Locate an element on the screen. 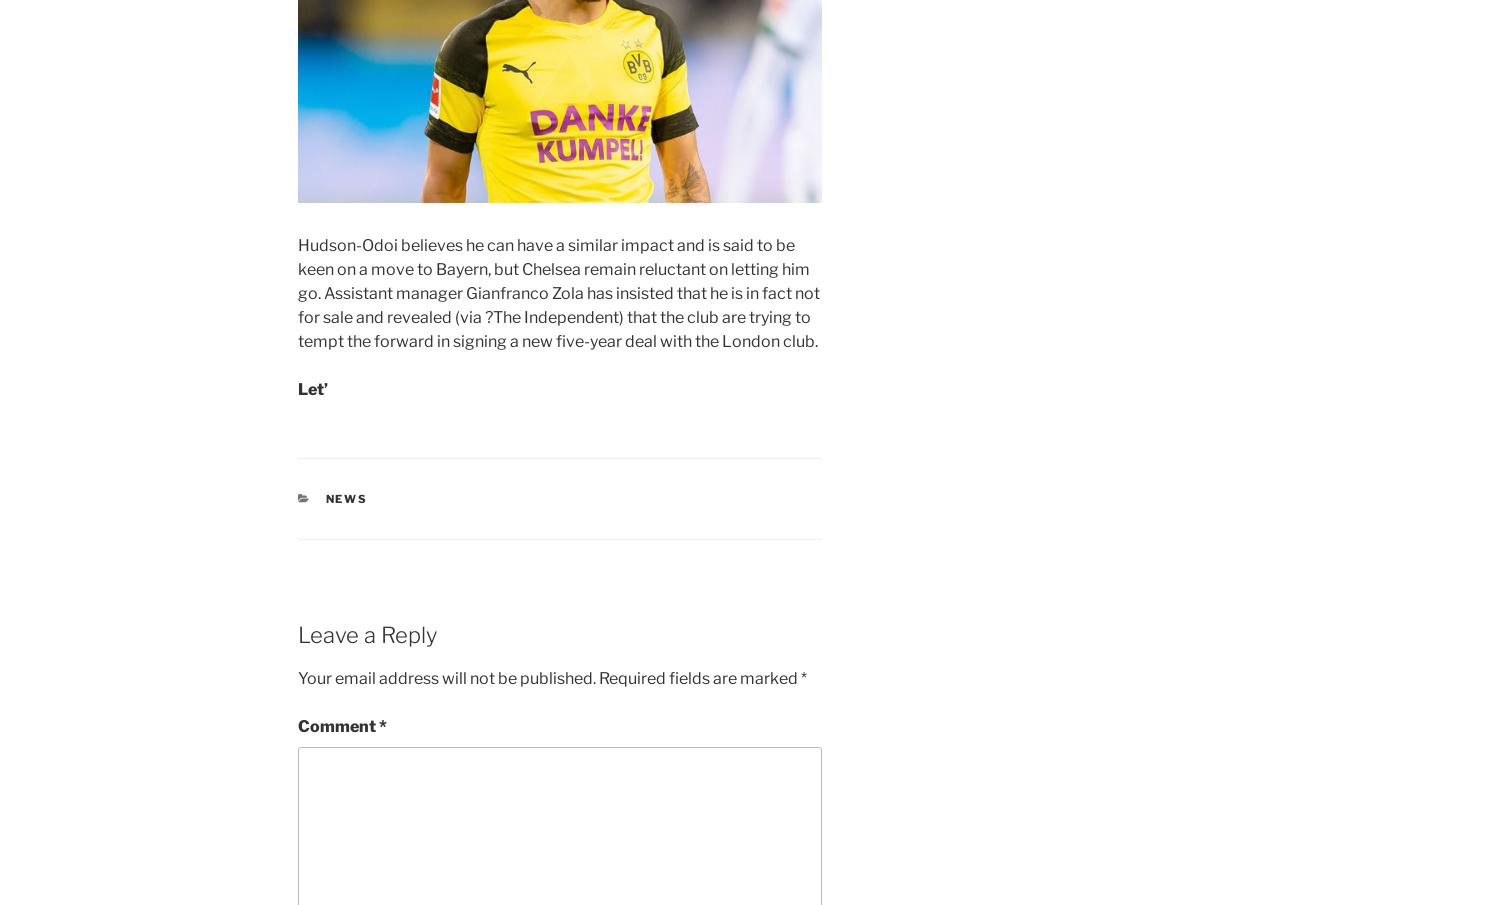 This screenshot has height=905, width=1500. '?The Independent' is located at coordinates (483, 315).